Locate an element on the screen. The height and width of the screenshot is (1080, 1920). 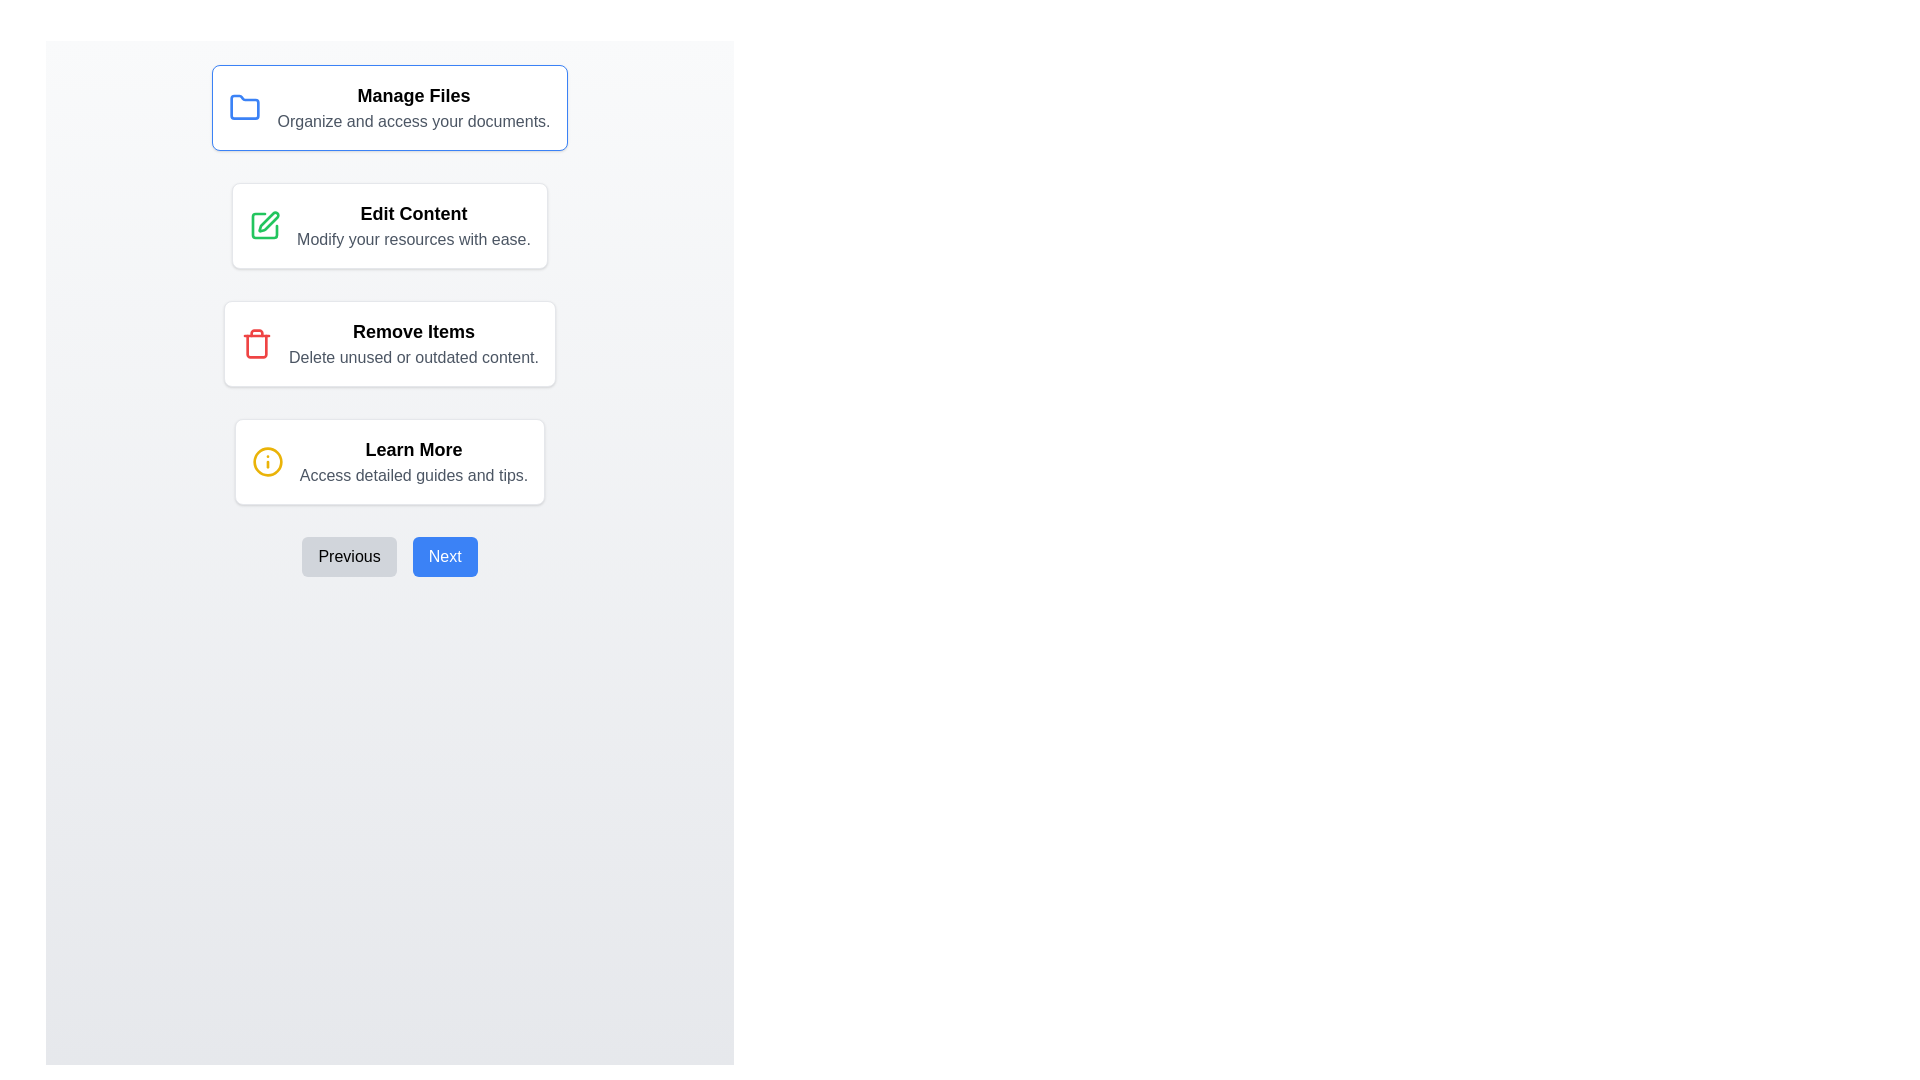
the 'Learn More' label, which serves as a heading for guides and tips, located in the last section of the stacked list of informational cards is located at coordinates (412, 450).